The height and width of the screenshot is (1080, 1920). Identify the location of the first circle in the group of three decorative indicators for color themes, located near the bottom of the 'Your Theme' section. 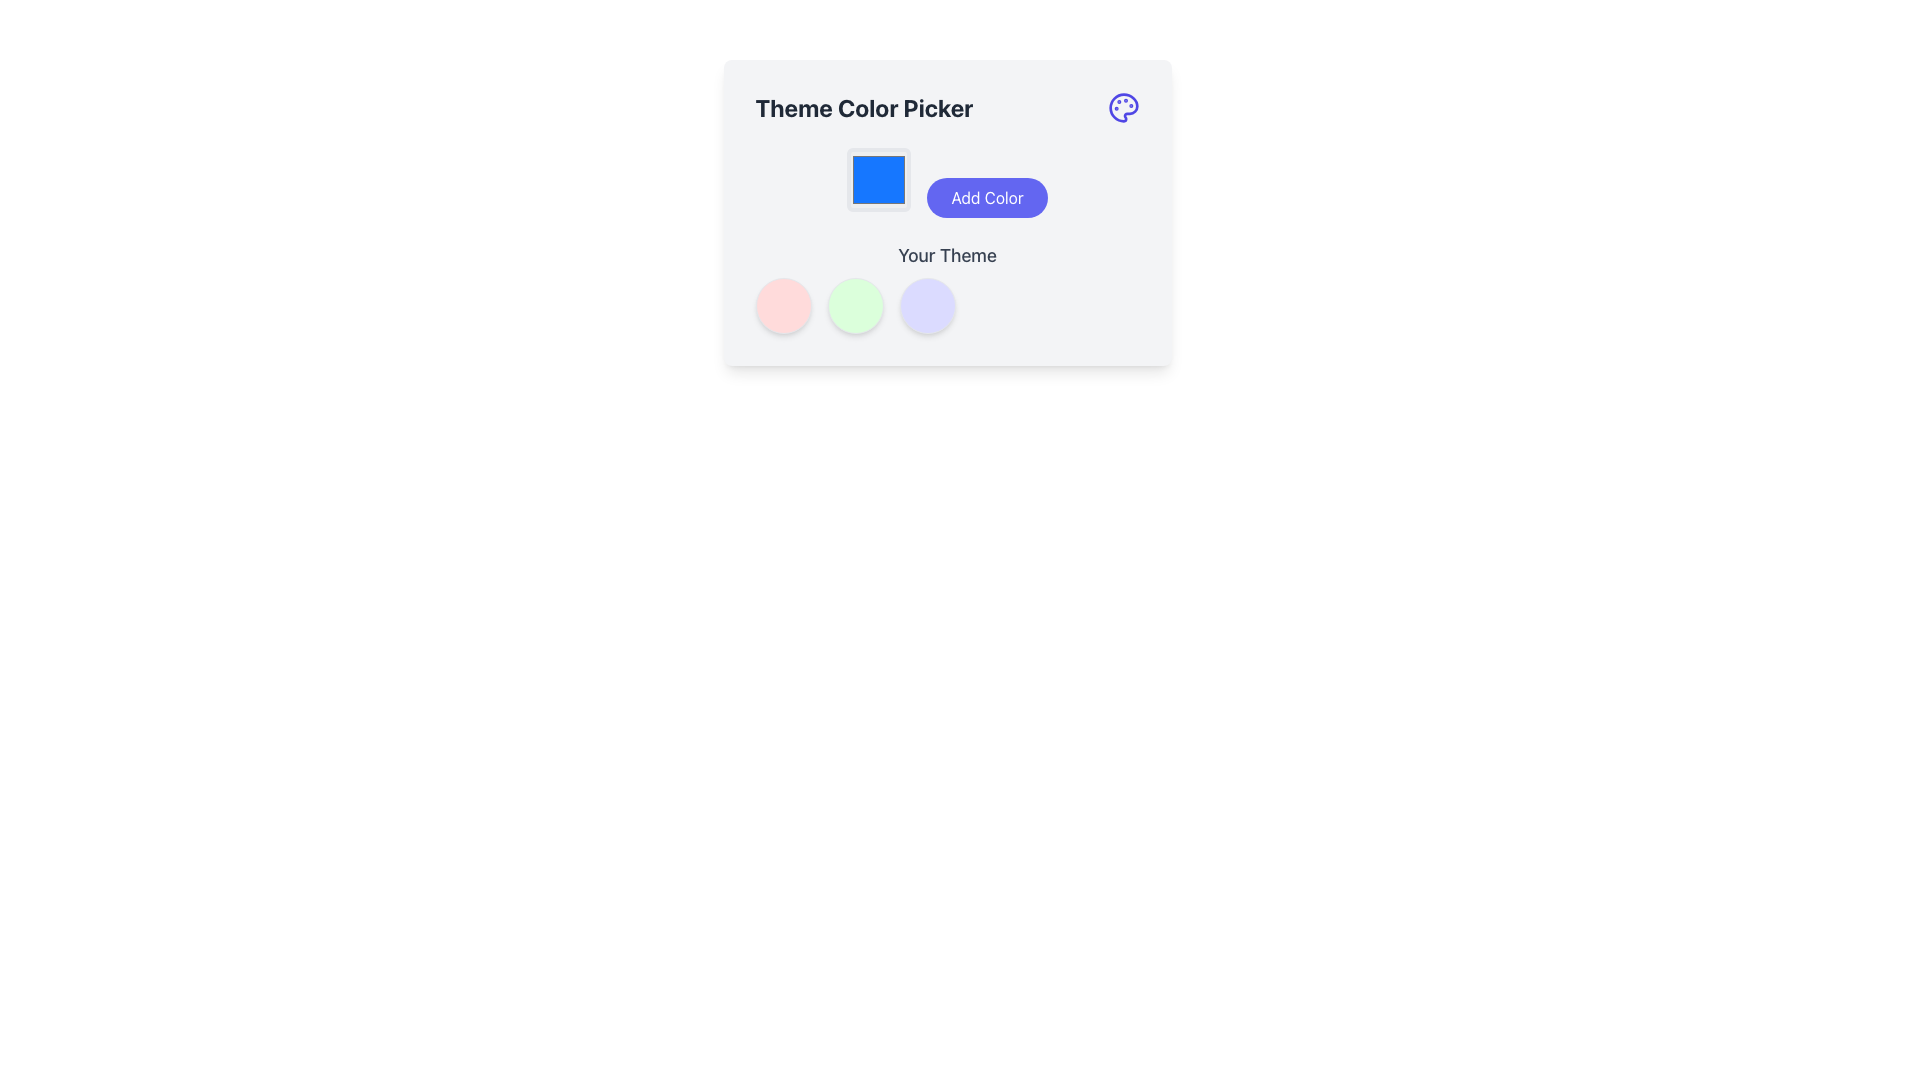
(782, 305).